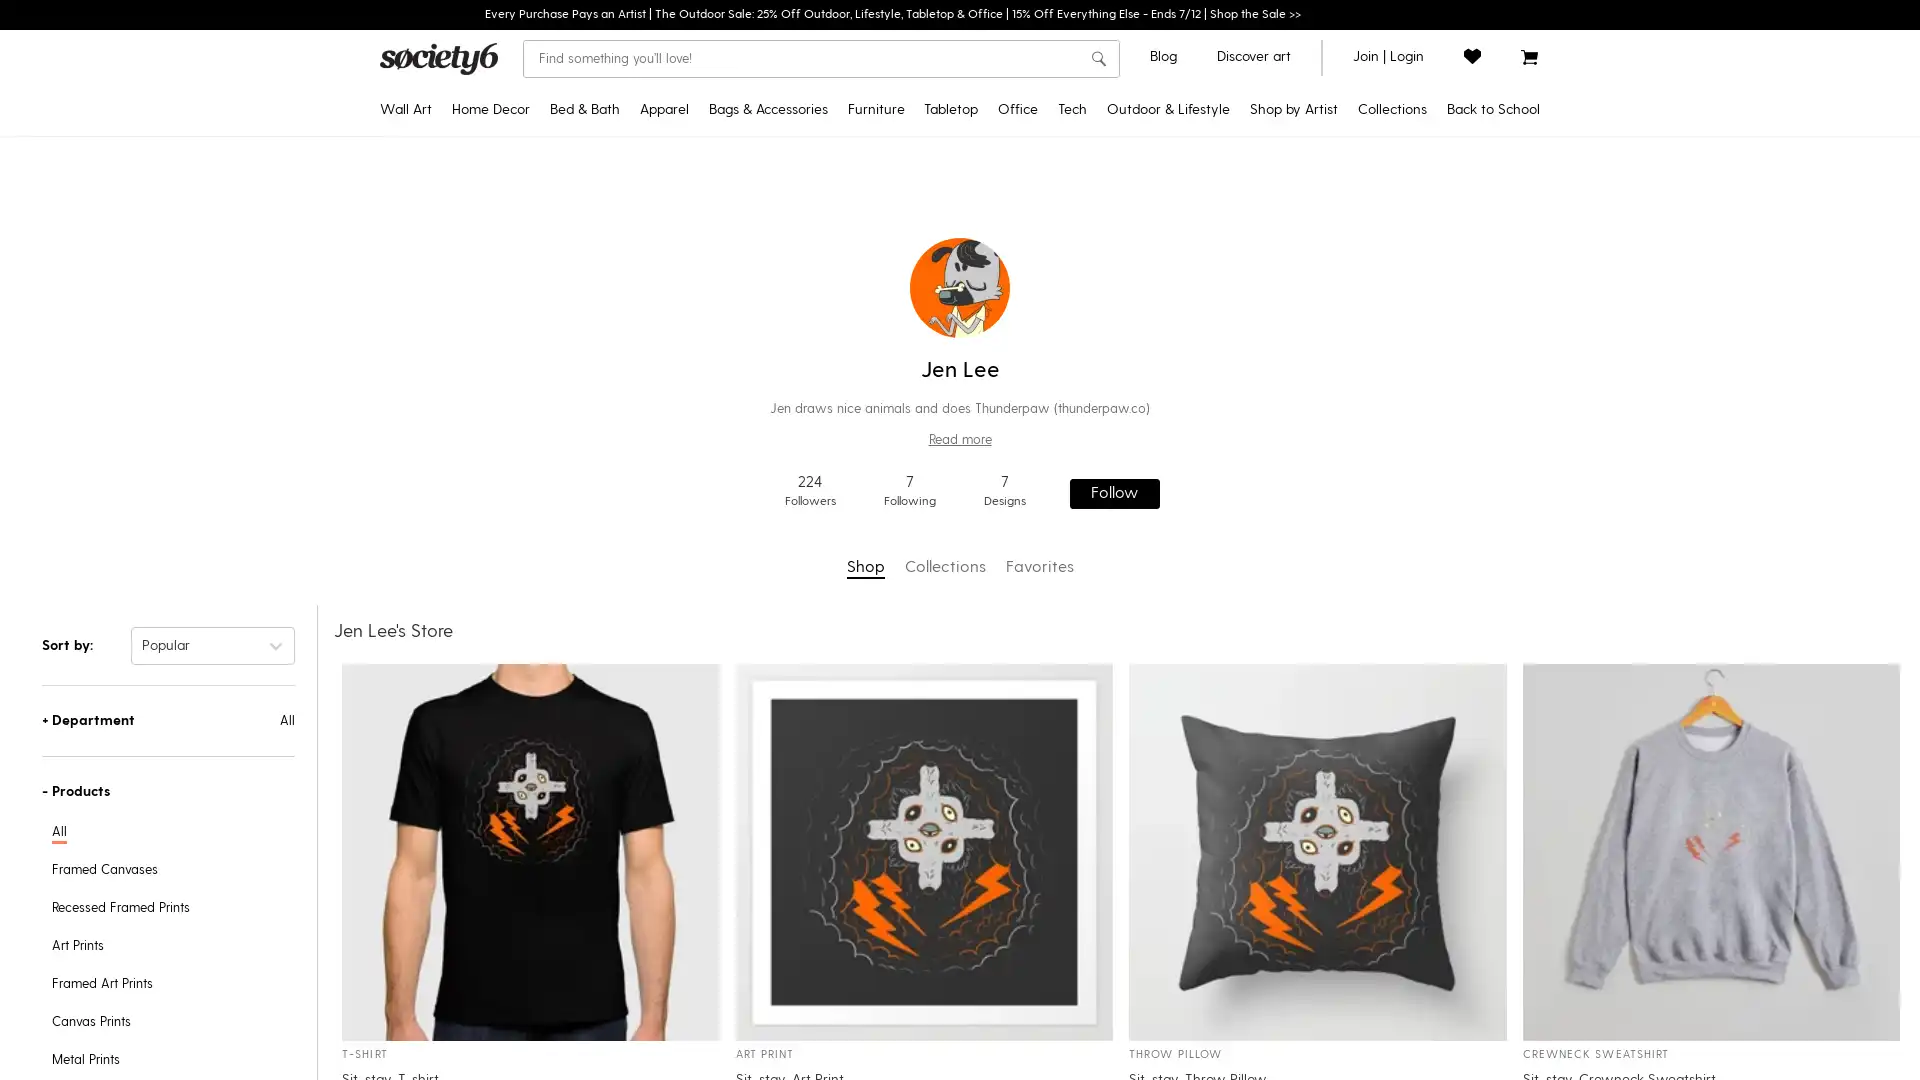  I want to click on Star WarsTM, so click(1239, 192).